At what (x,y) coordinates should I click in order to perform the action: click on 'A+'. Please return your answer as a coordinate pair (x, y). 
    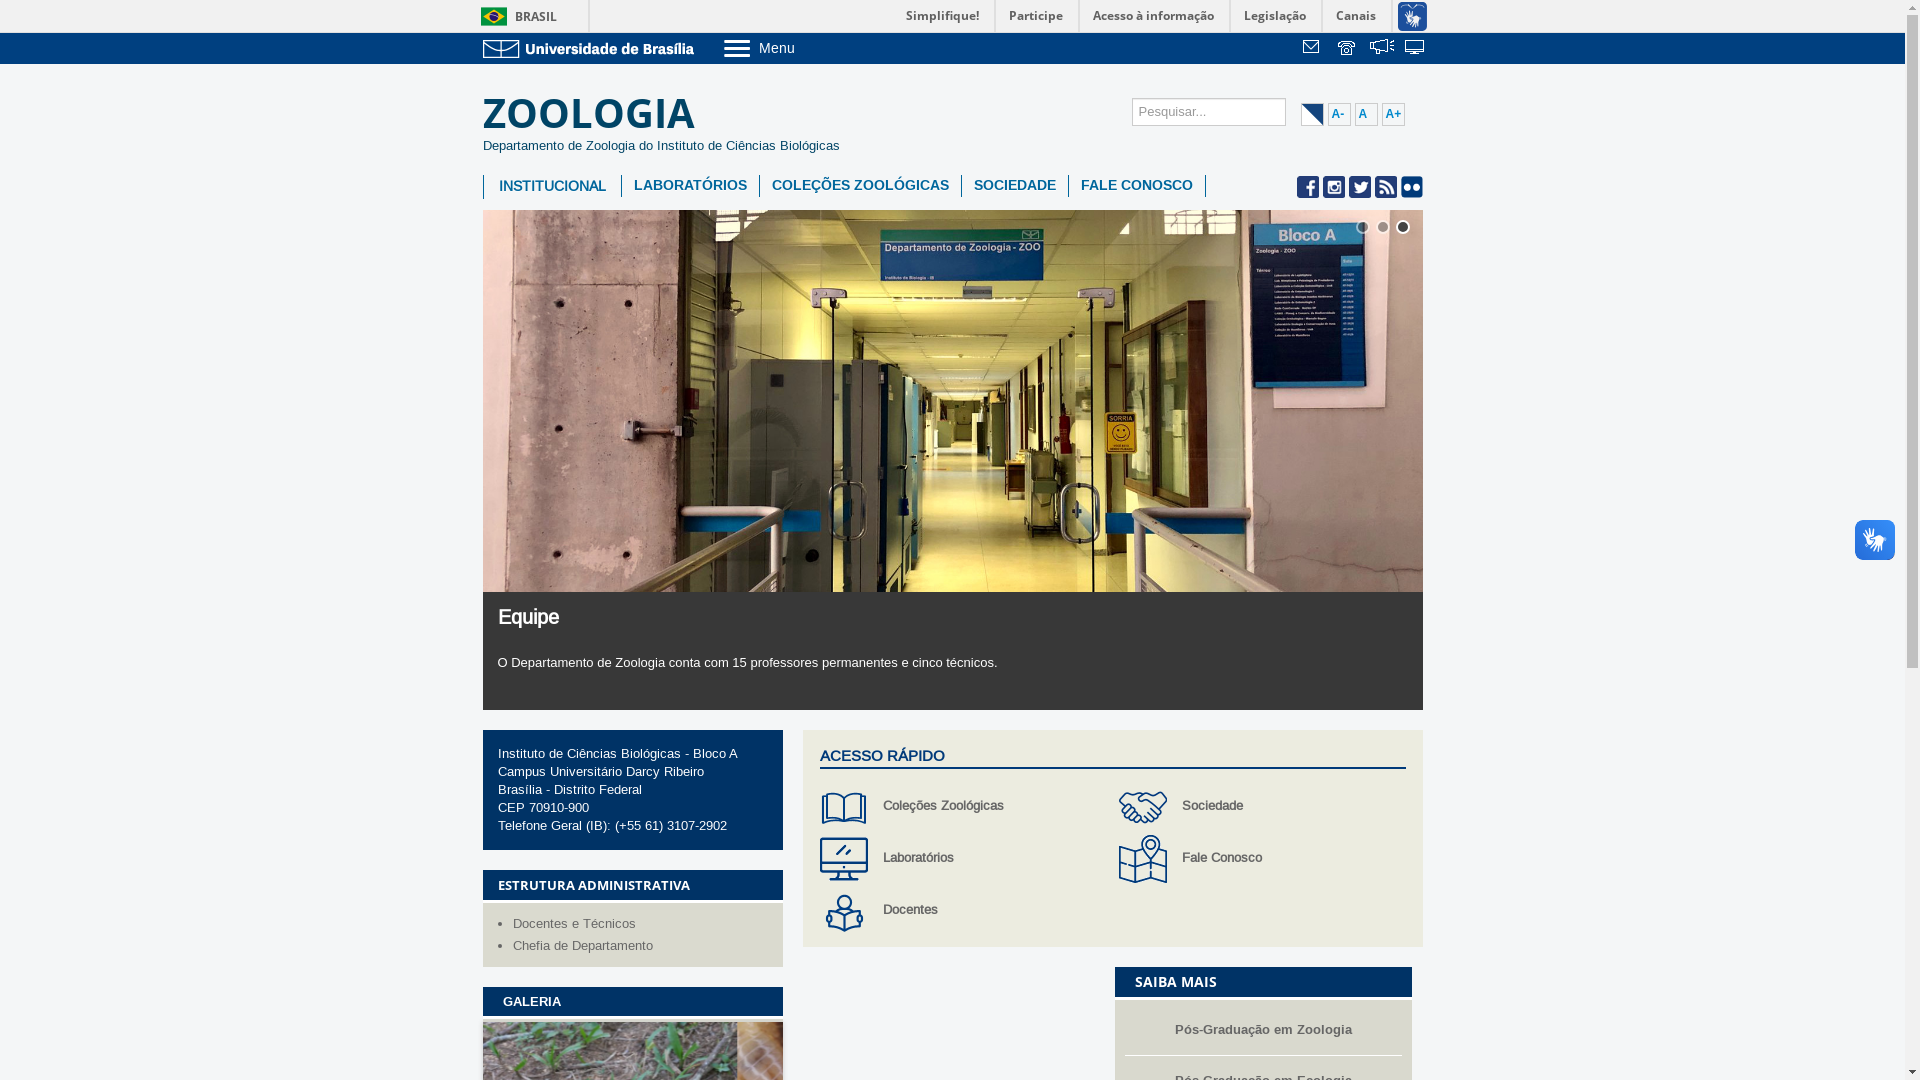
    Looking at the image, I should click on (1381, 114).